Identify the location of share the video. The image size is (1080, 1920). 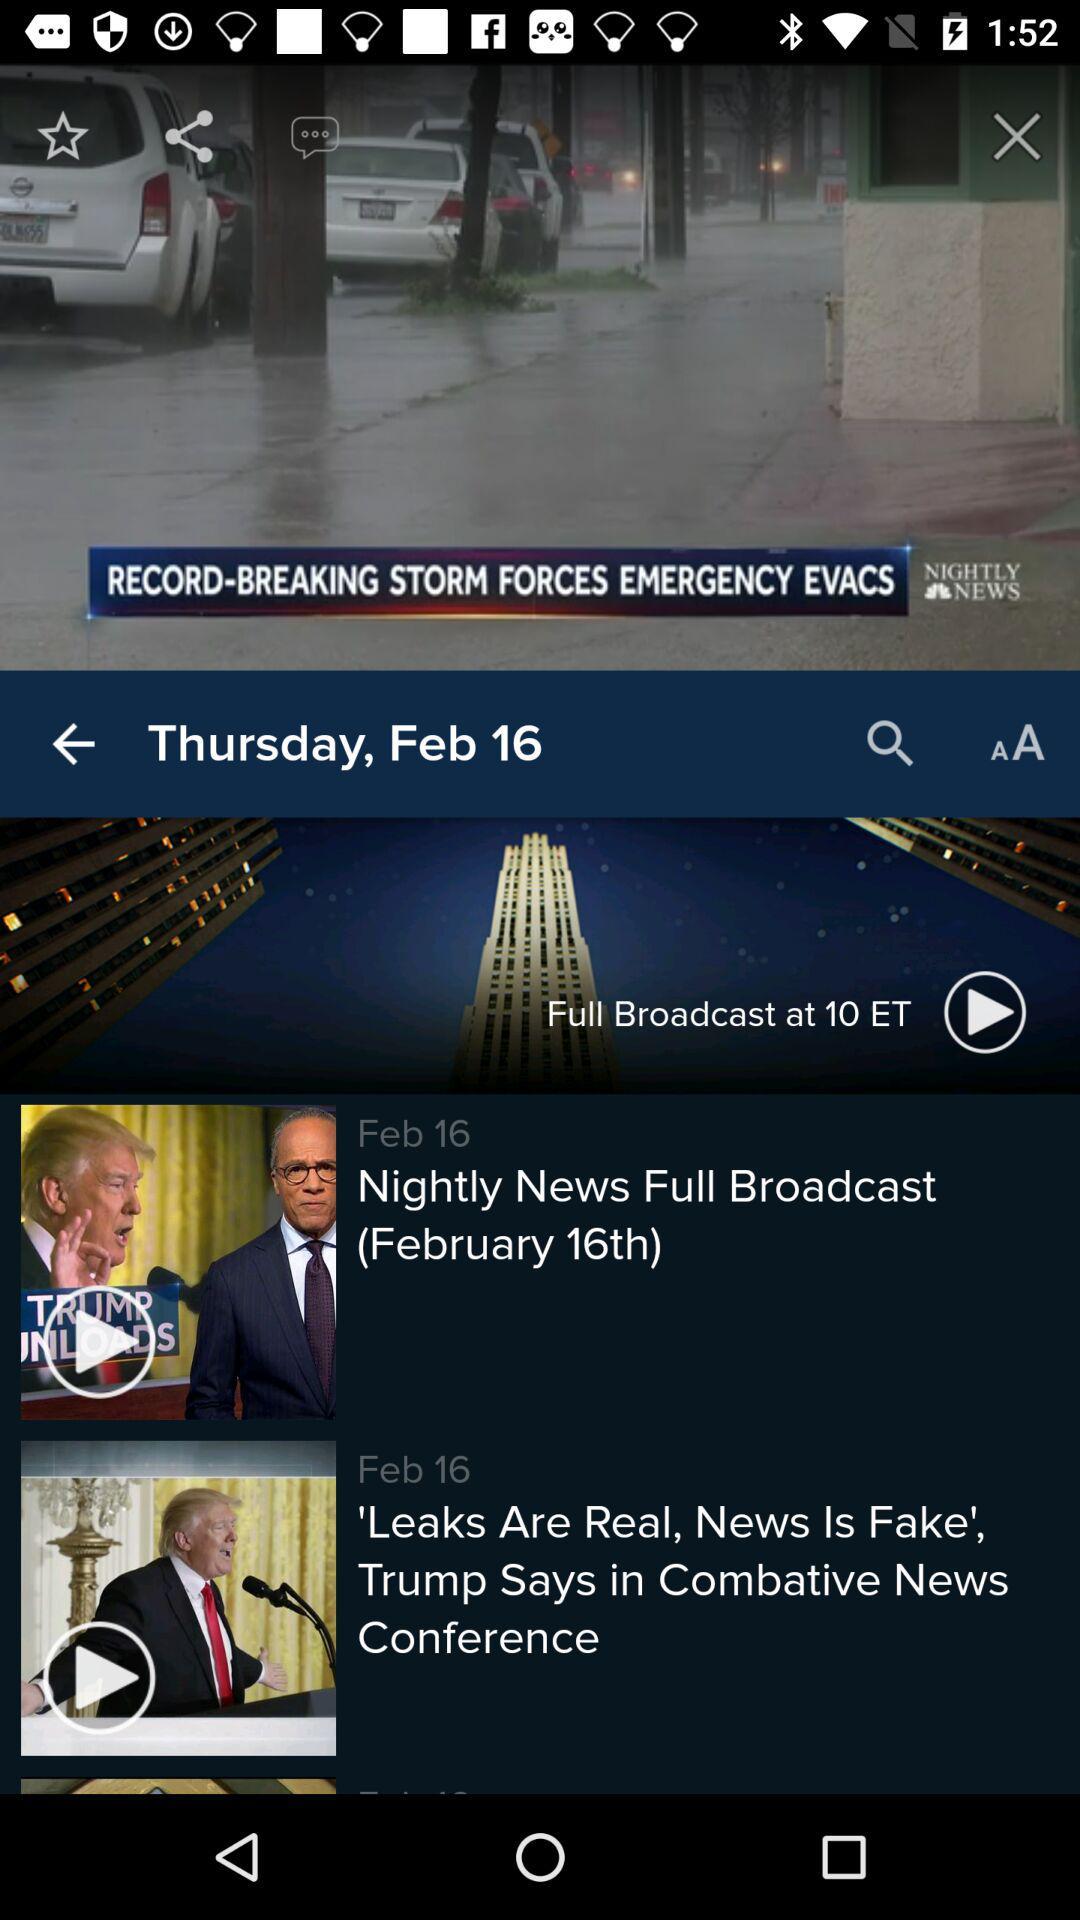
(189, 135).